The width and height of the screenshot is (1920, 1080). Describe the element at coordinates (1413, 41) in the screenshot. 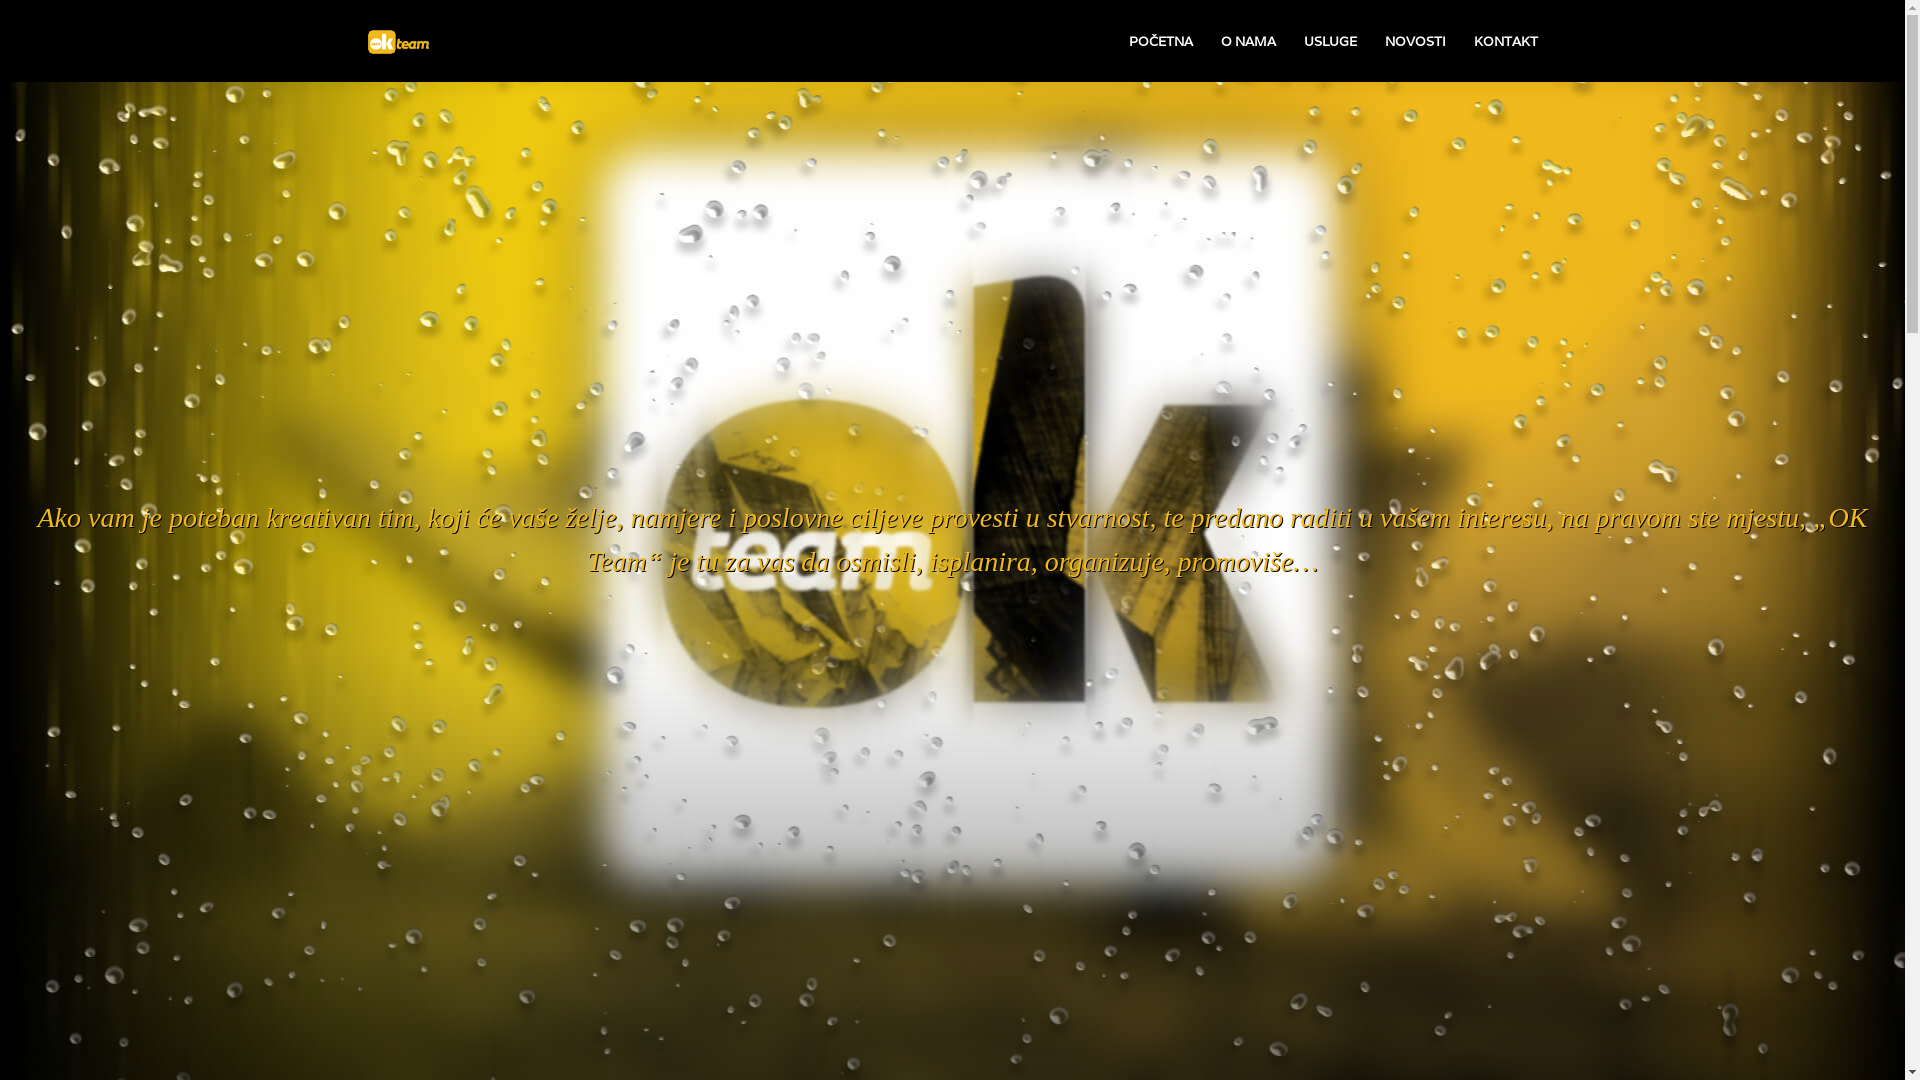

I see `'NOVOSTI'` at that location.